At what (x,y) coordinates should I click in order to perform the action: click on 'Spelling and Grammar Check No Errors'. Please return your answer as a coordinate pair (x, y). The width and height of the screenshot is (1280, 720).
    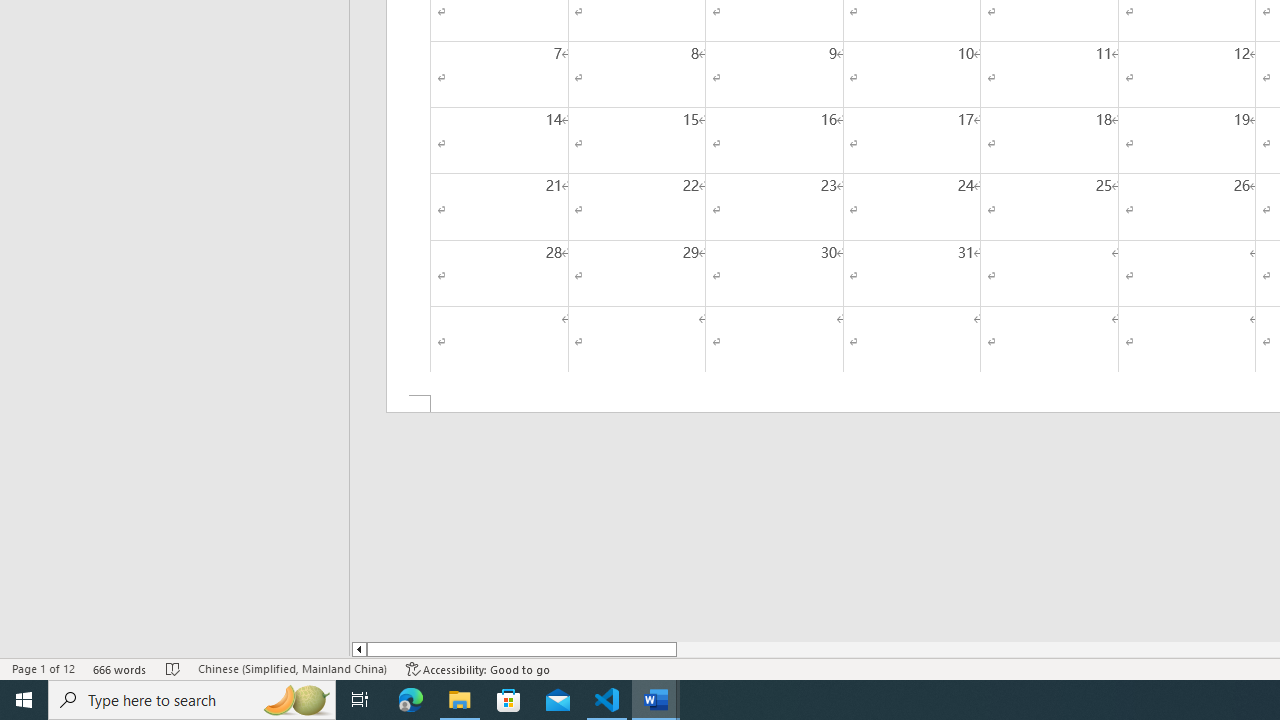
    Looking at the image, I should click on (173, 669).